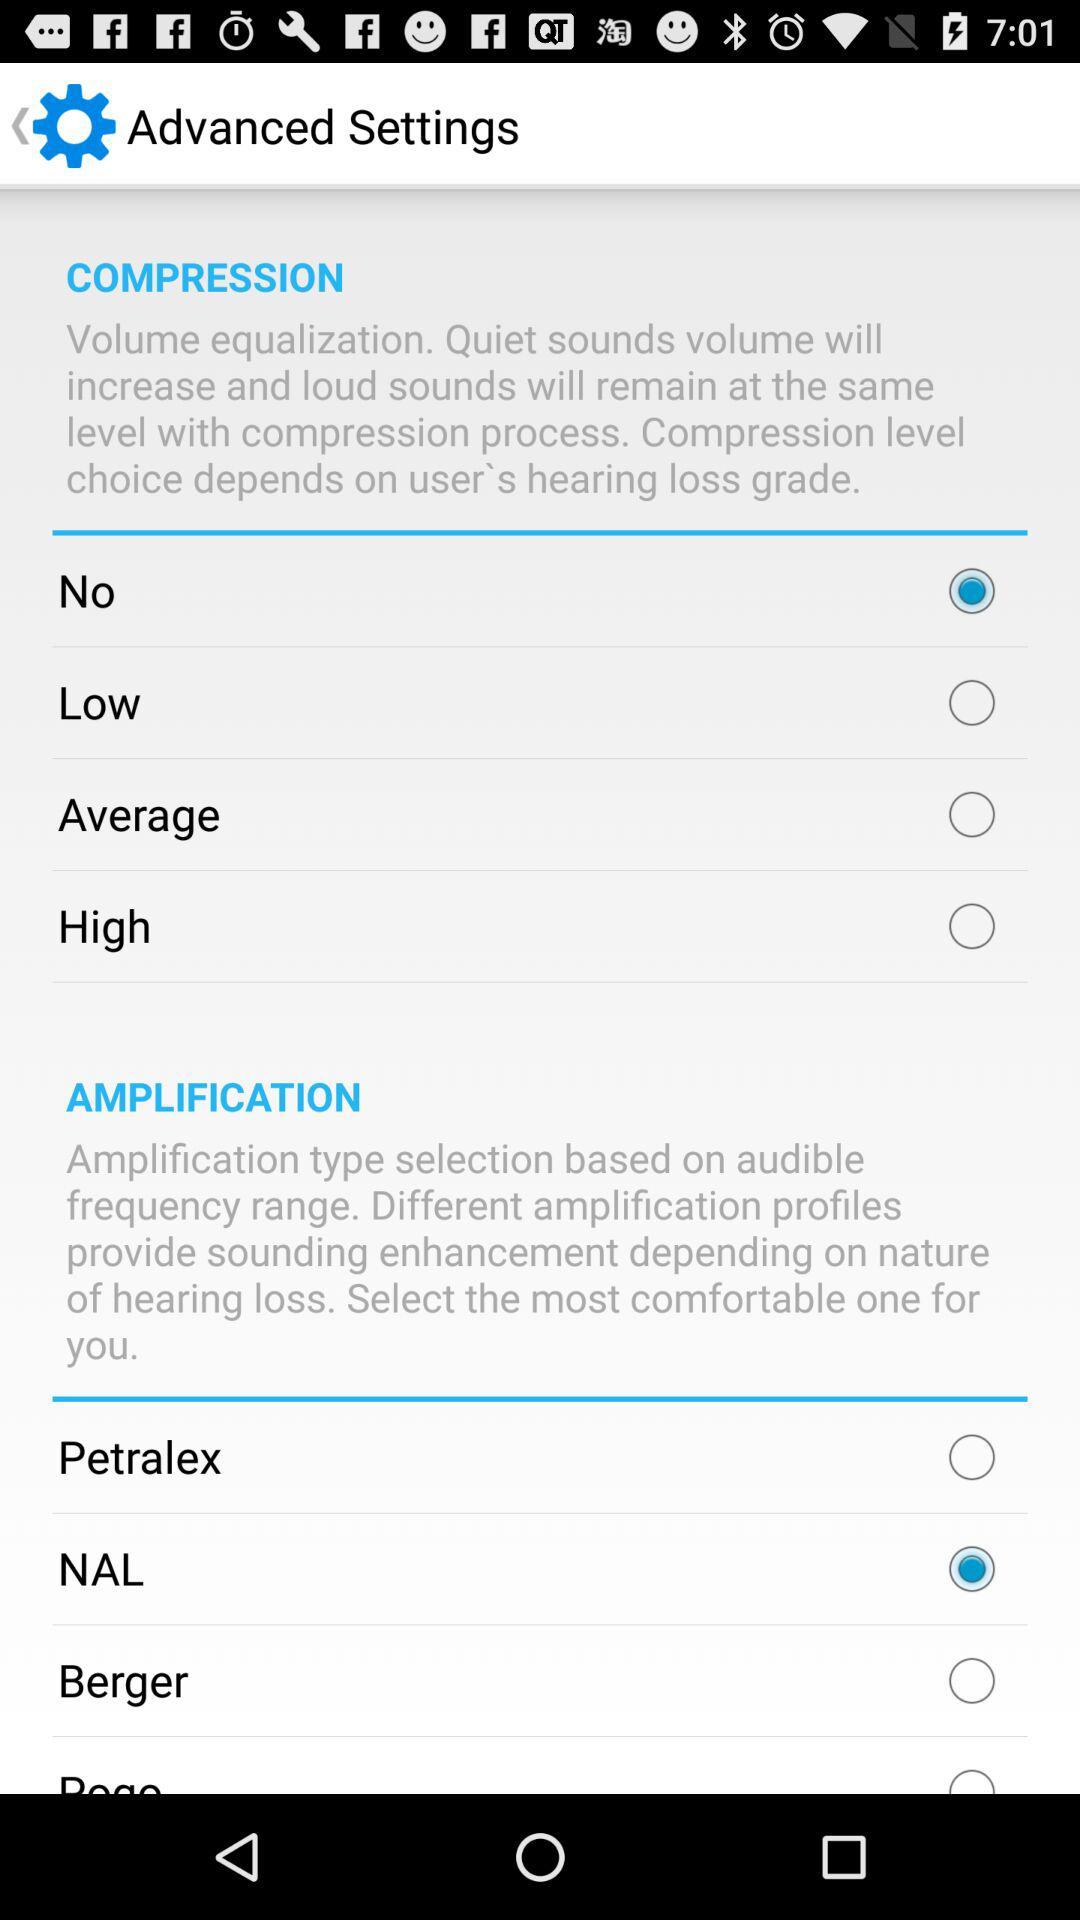 This screenshot has width=1080, height=1920. I want to click on app to the right of the berger, so click(971, 1680).